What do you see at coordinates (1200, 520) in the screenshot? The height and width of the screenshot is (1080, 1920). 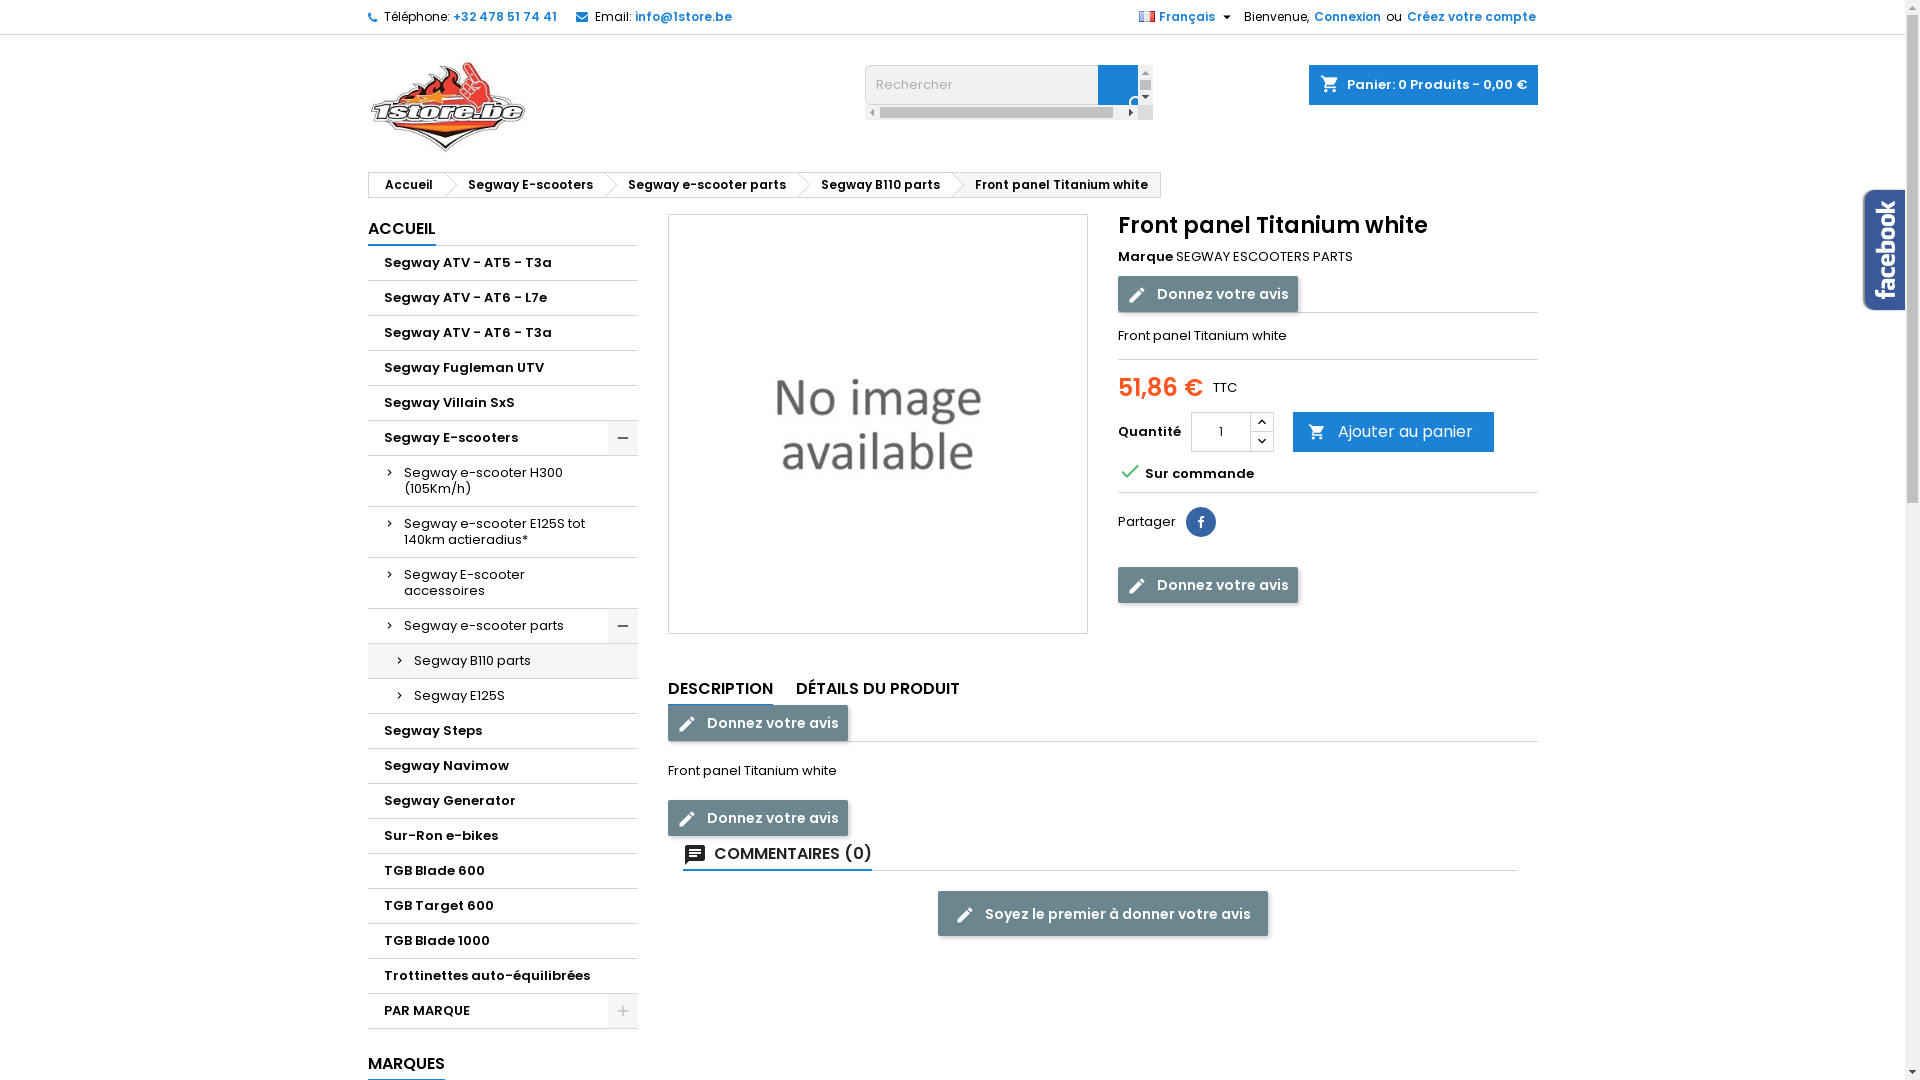 I see `'Partager'` at bounding box center [1200, 520].